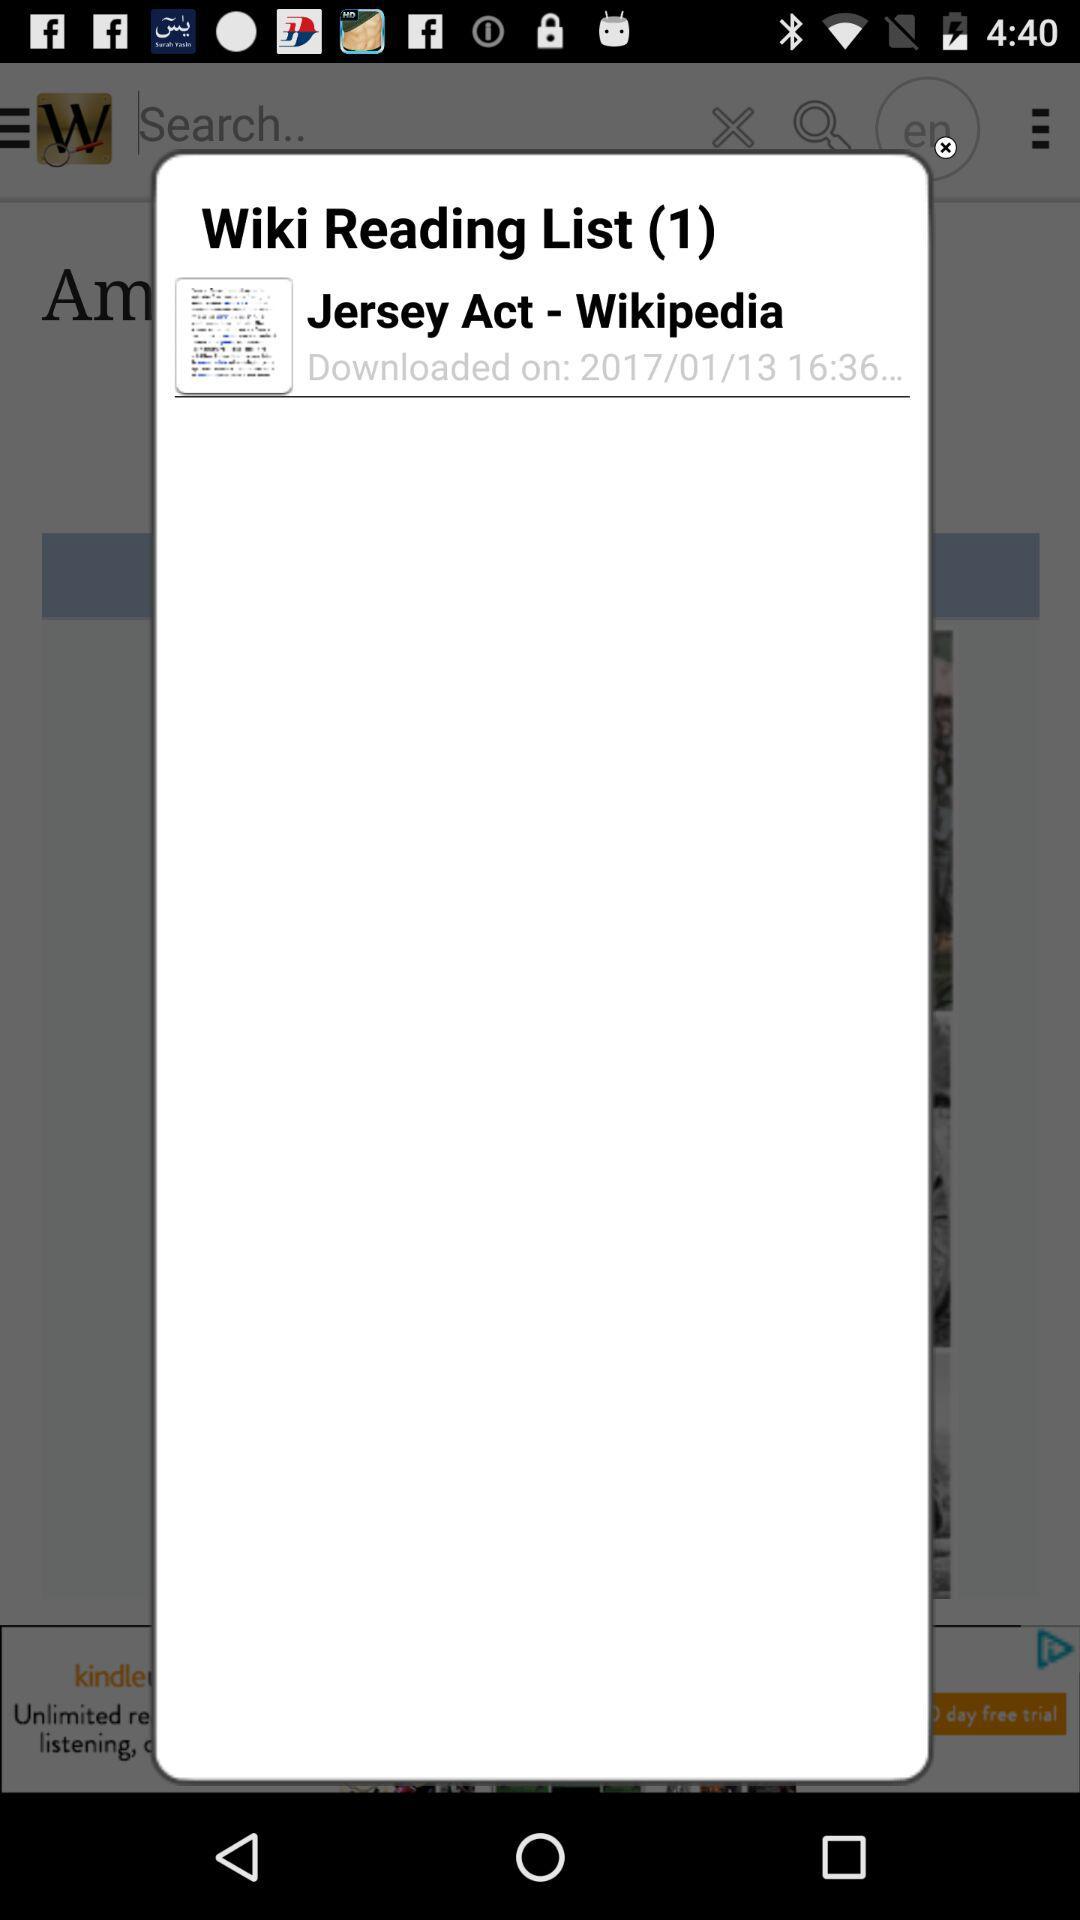 The width and height of the screenshot is (1080, 1920). What do you see at coordinates (600, 365) in the screenshot?
I see `downloaded on 2017` at bounding box center [600, 365].